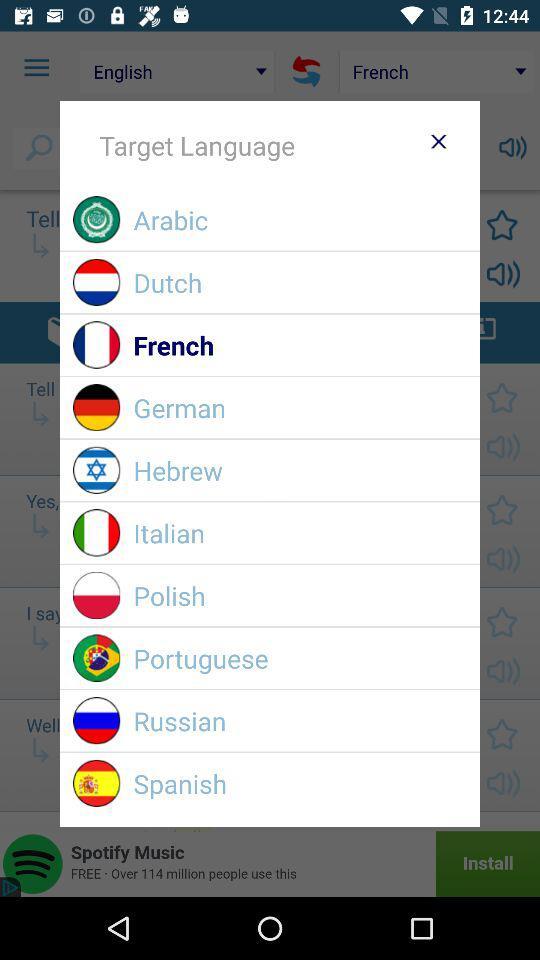  Describe the element at coordinates (299, 345) in the screenshot. I see `the french item` at that location.